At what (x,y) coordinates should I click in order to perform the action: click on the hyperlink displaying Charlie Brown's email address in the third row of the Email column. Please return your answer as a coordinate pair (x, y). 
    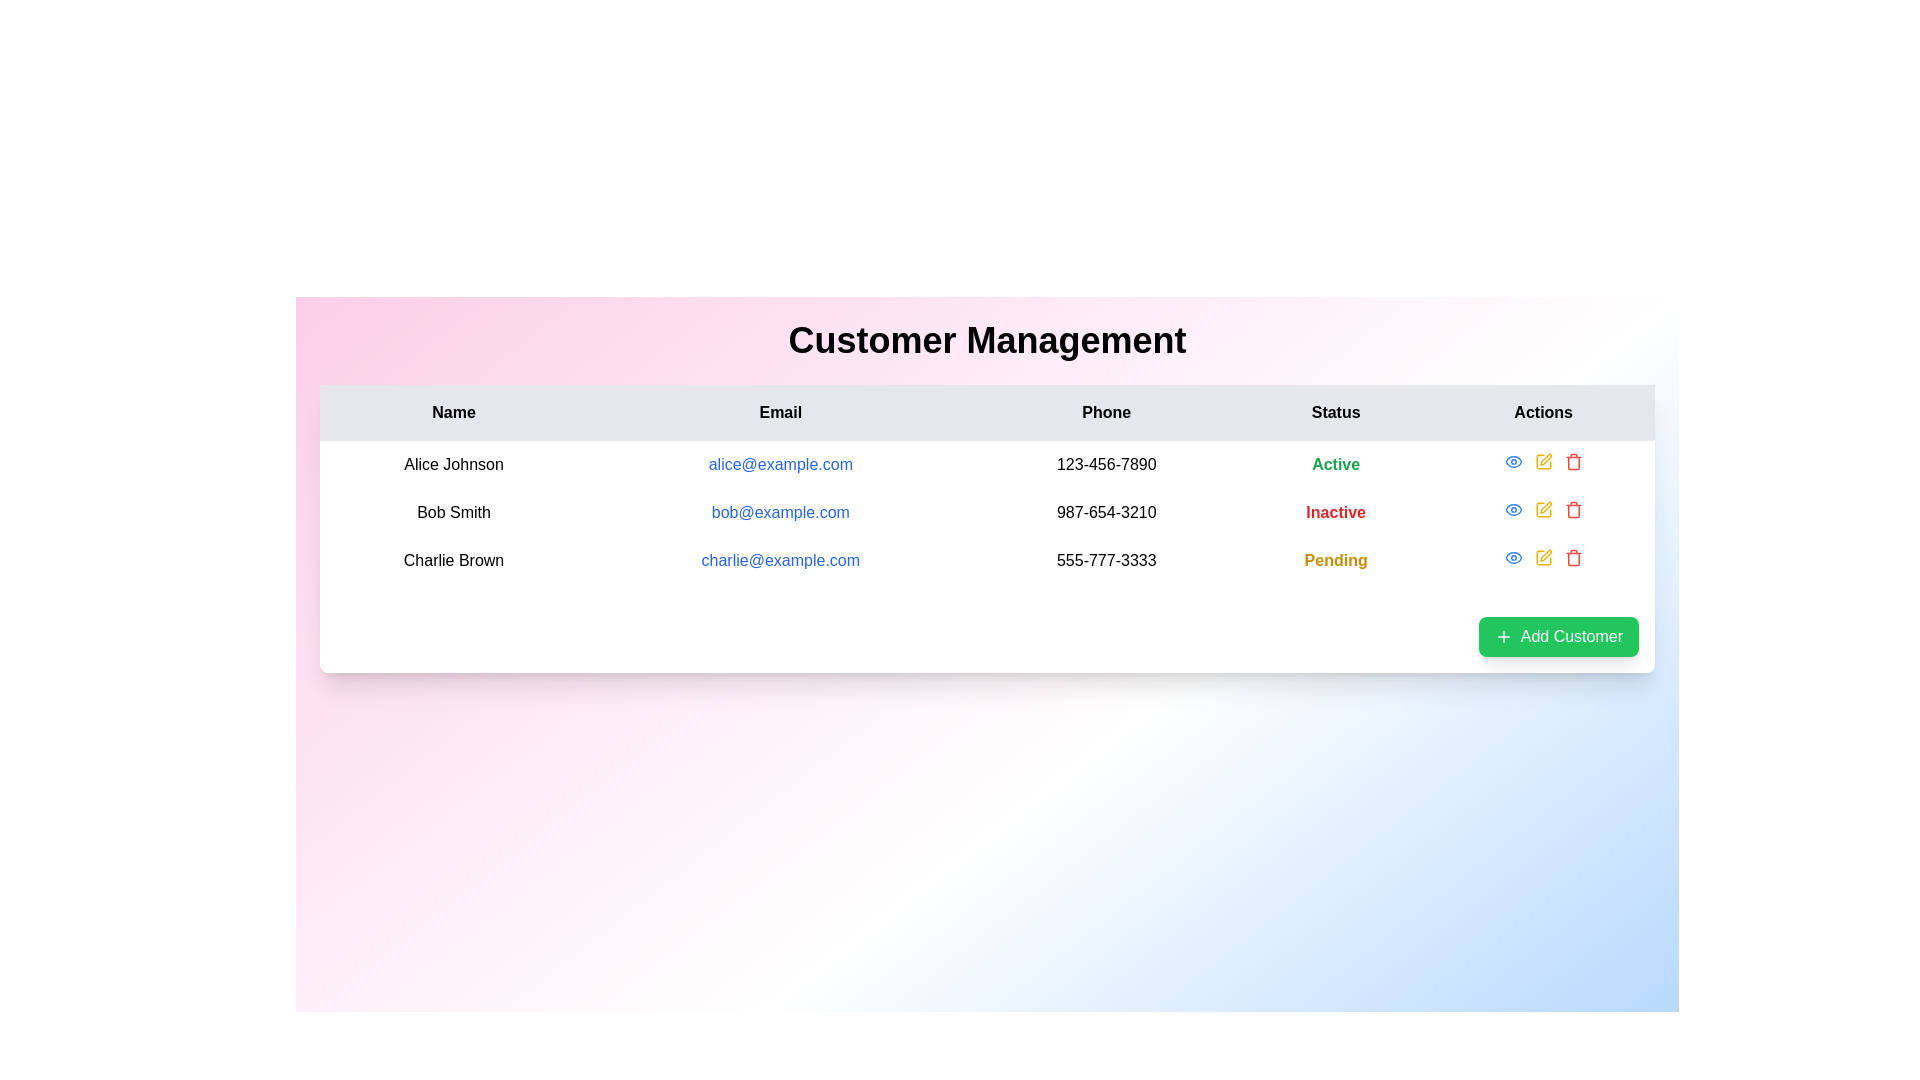
    Looking at the image, I should click on (779, 560).